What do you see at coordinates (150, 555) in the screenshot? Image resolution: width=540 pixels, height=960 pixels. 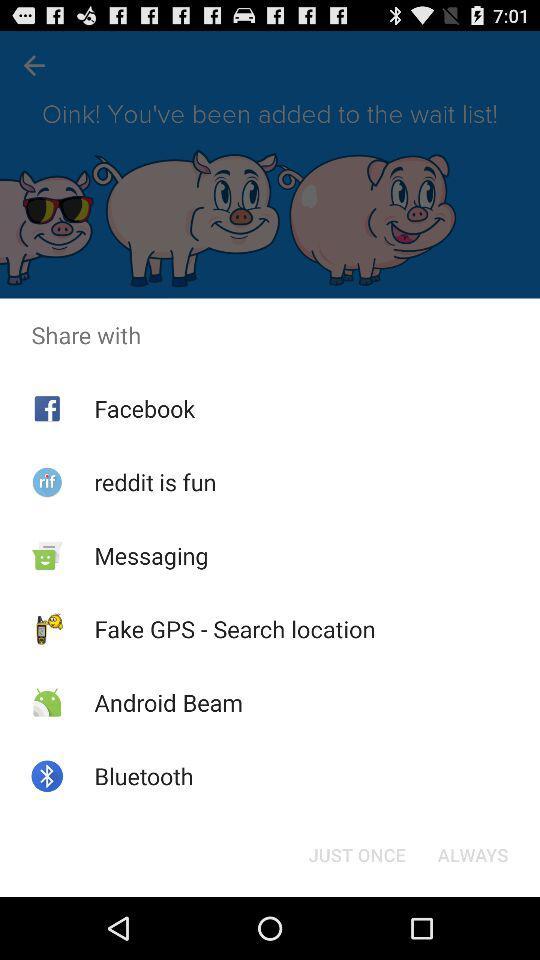 I see `app above fake gps search item` at bounding box center [150, 555].